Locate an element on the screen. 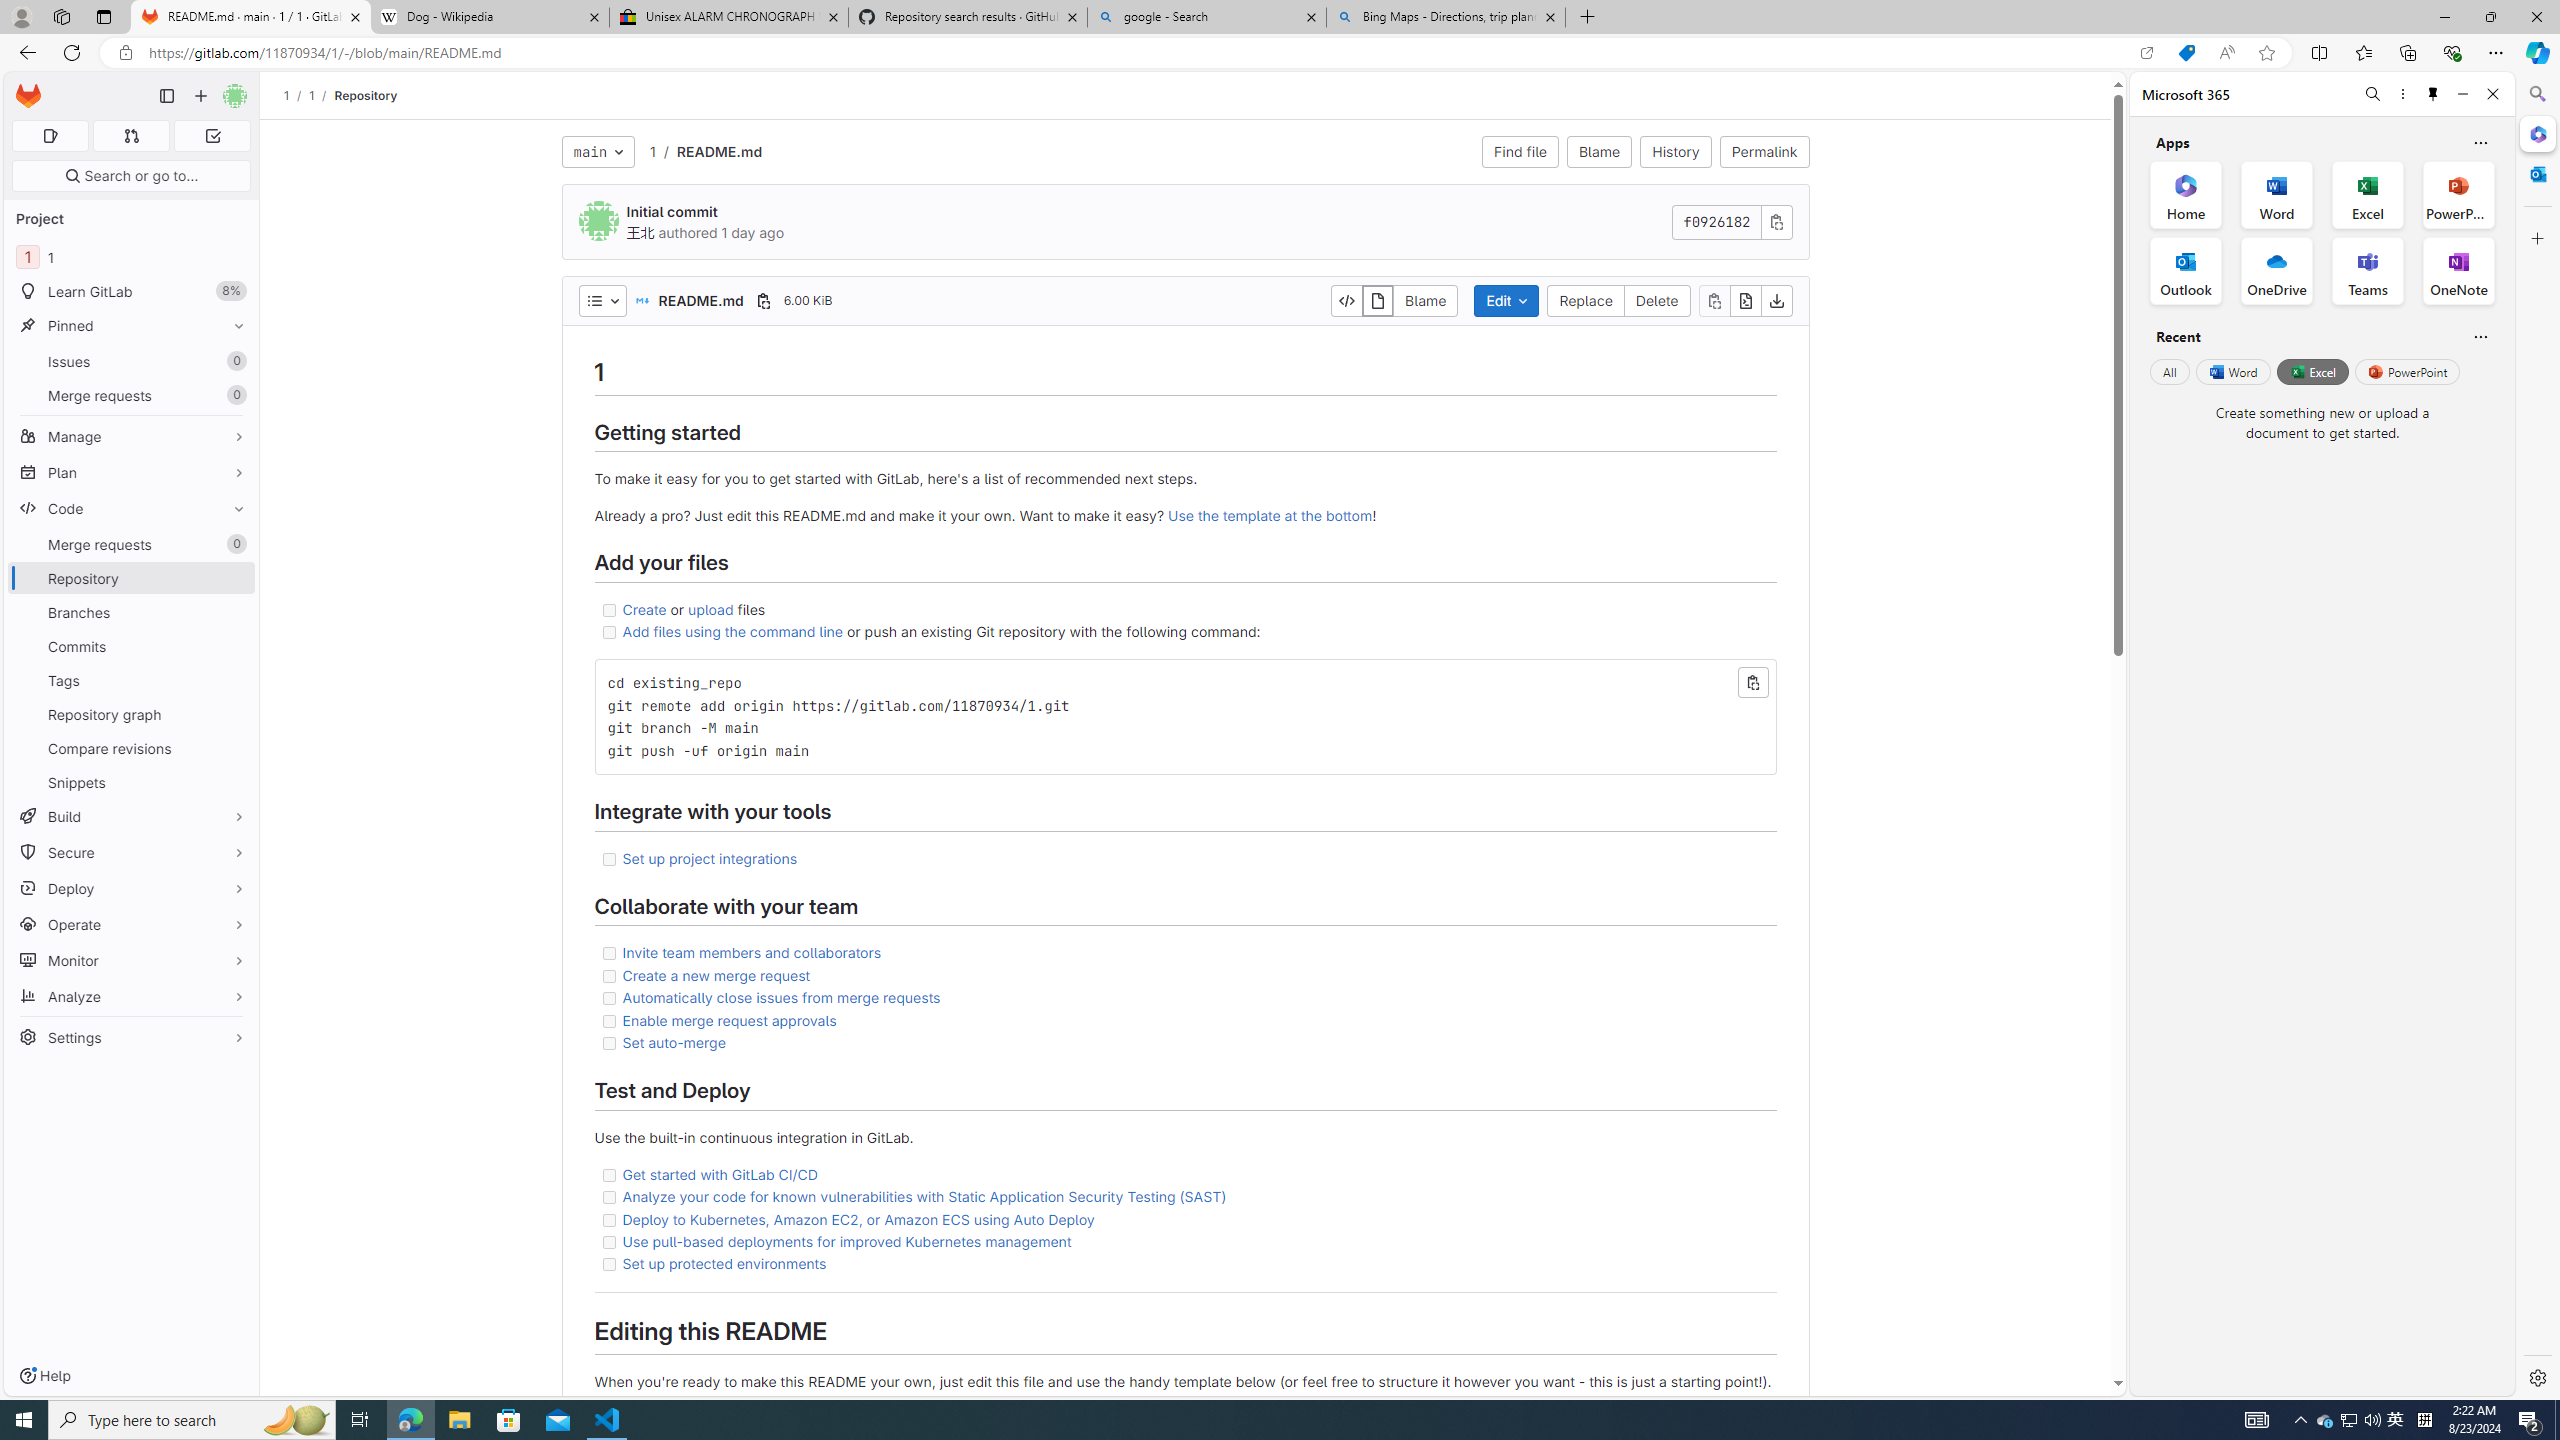 This screenshot has width=2560, height=1440. '/README.md' is located at coordinates (709, 150).